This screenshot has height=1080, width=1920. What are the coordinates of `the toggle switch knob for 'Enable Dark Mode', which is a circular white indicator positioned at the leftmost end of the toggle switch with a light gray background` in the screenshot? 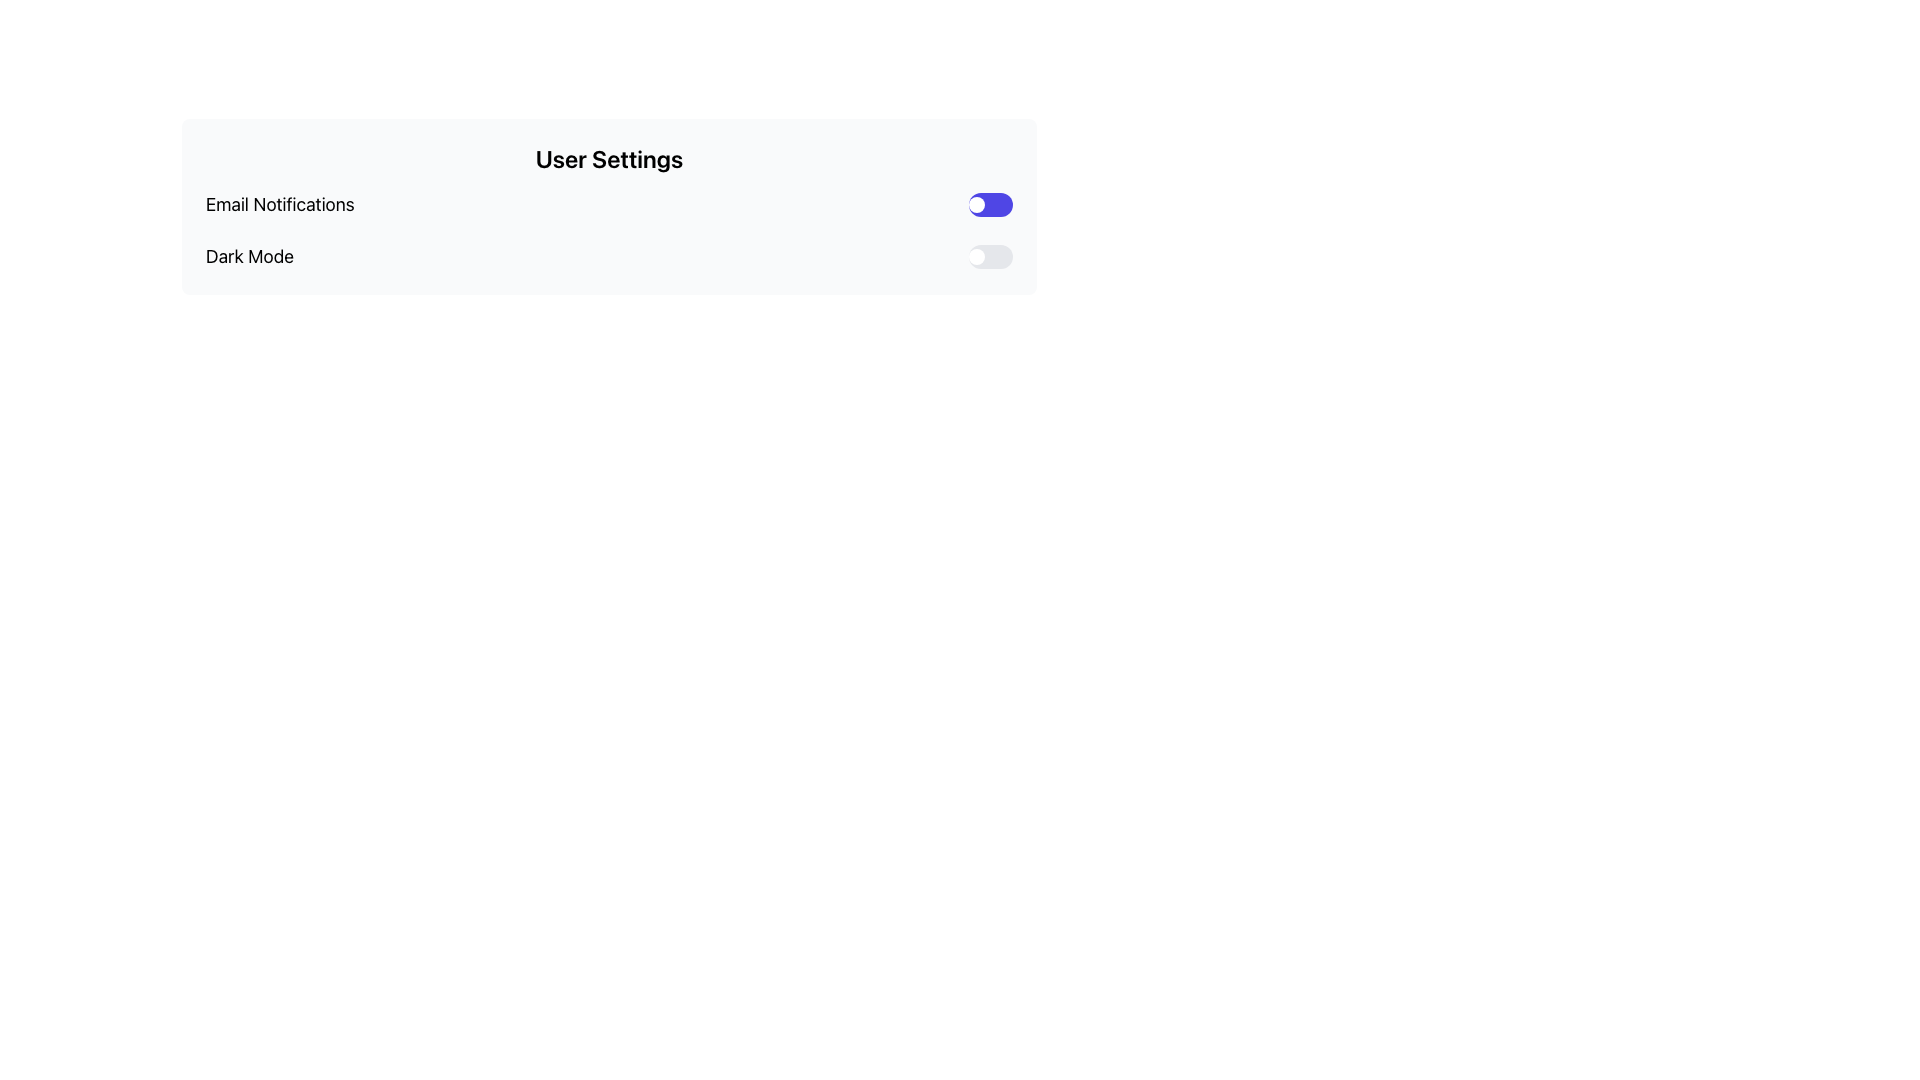 It's located at (977, 256).